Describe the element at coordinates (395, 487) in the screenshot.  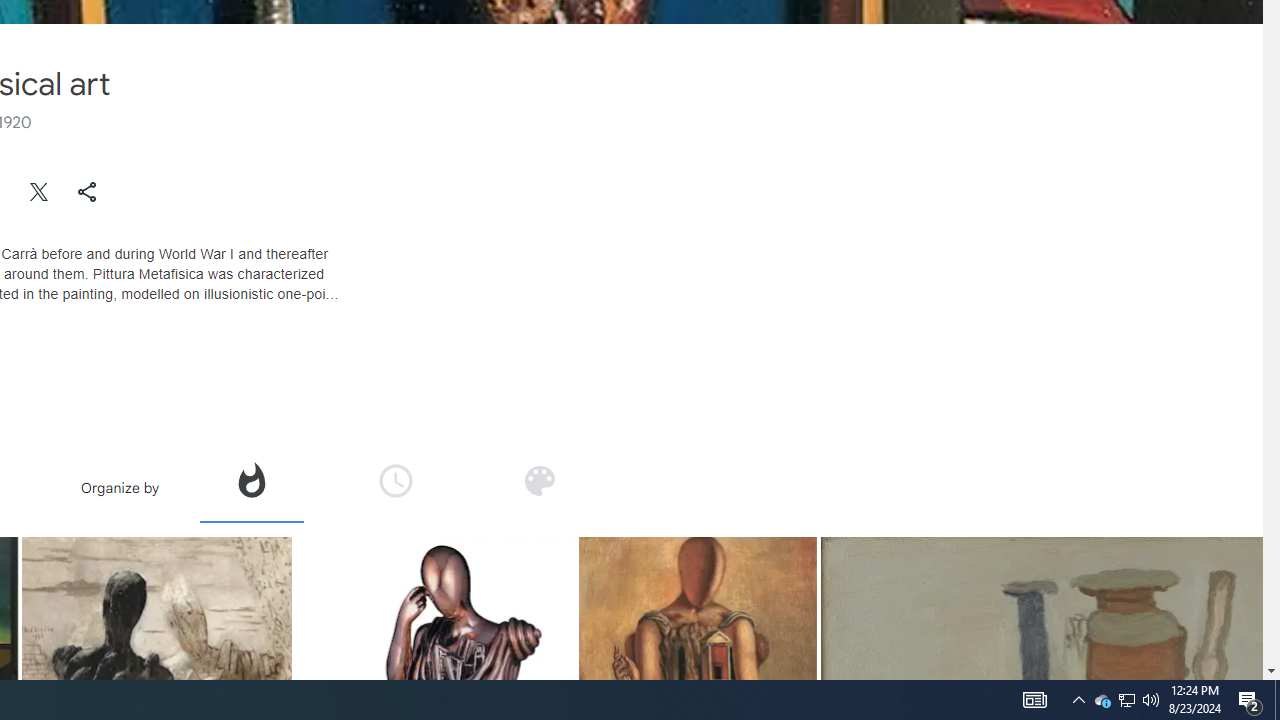
I see `'Organize by time'` at that location.